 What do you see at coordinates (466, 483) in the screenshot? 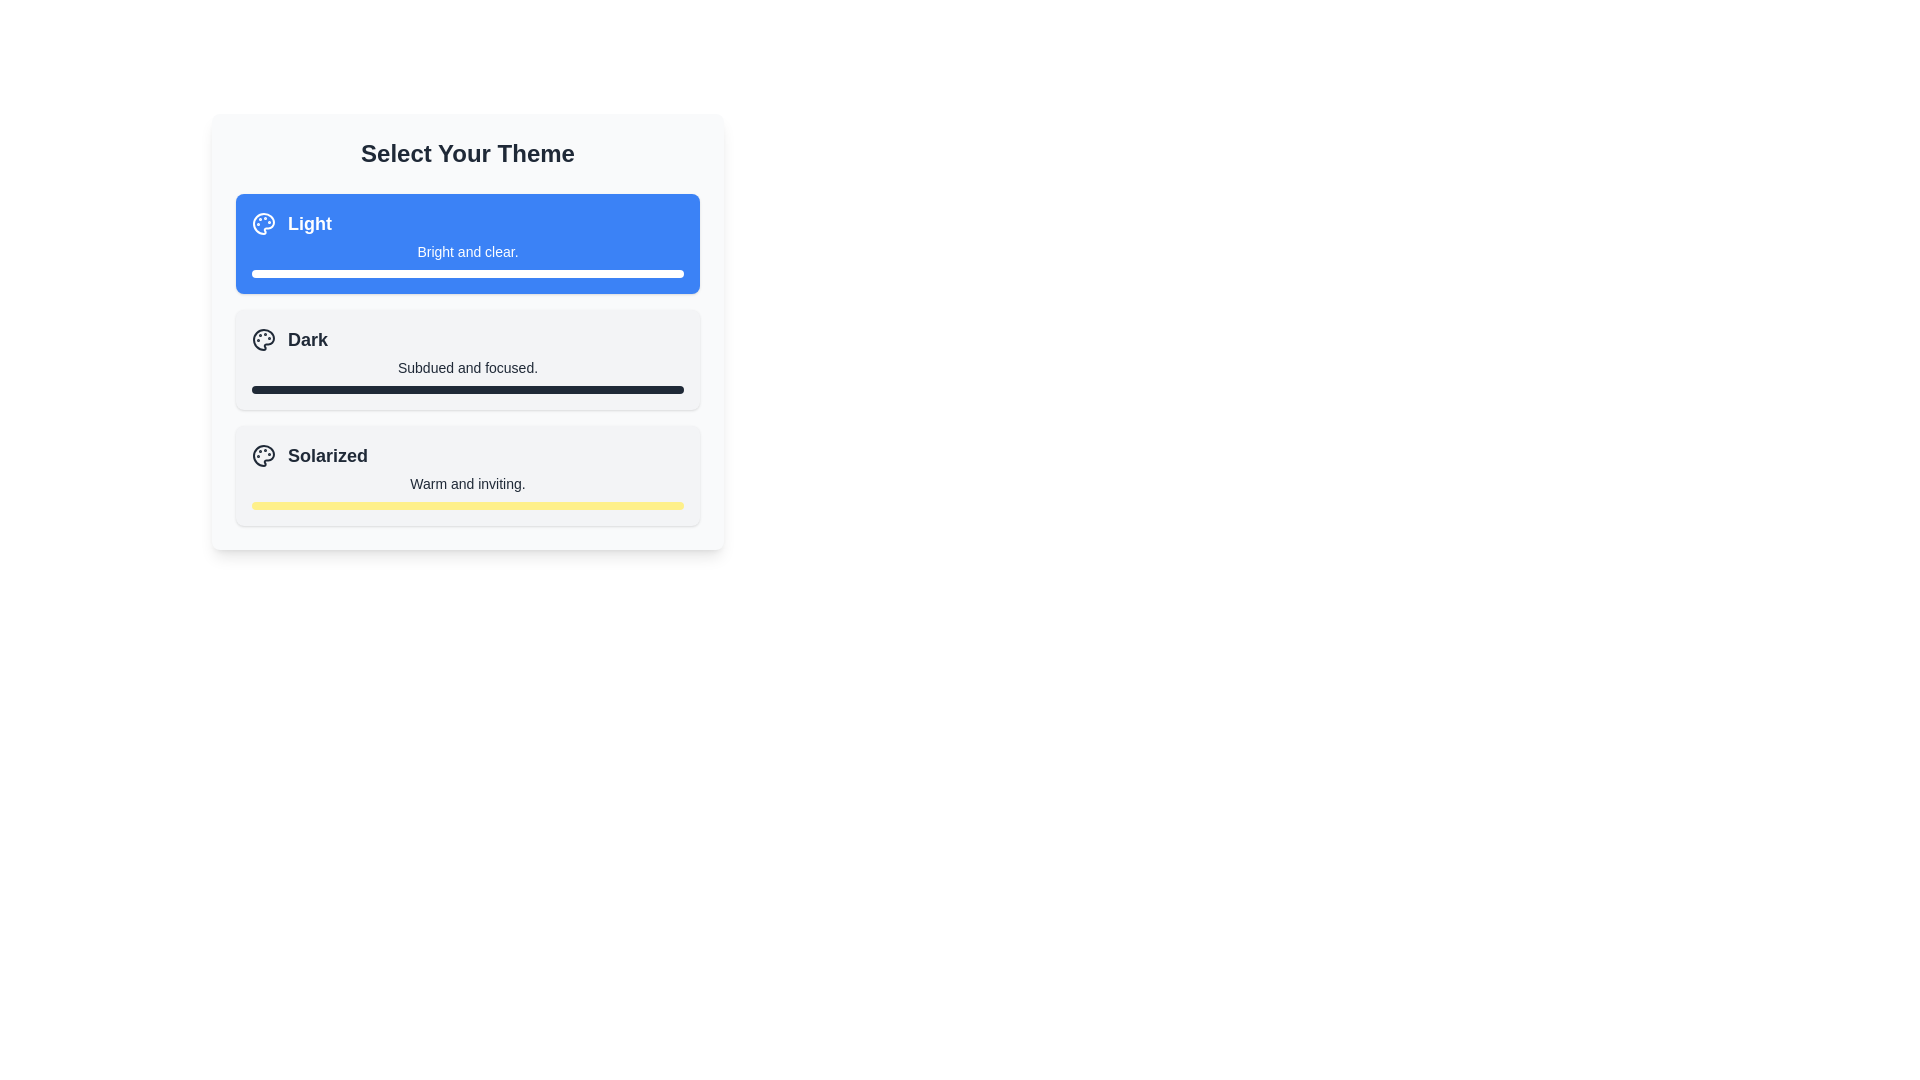
I see `the text label that reads 'Warm and inviting.' positioned beneath the title 'Solarized' in a card design` at bounding box center [466, 483].